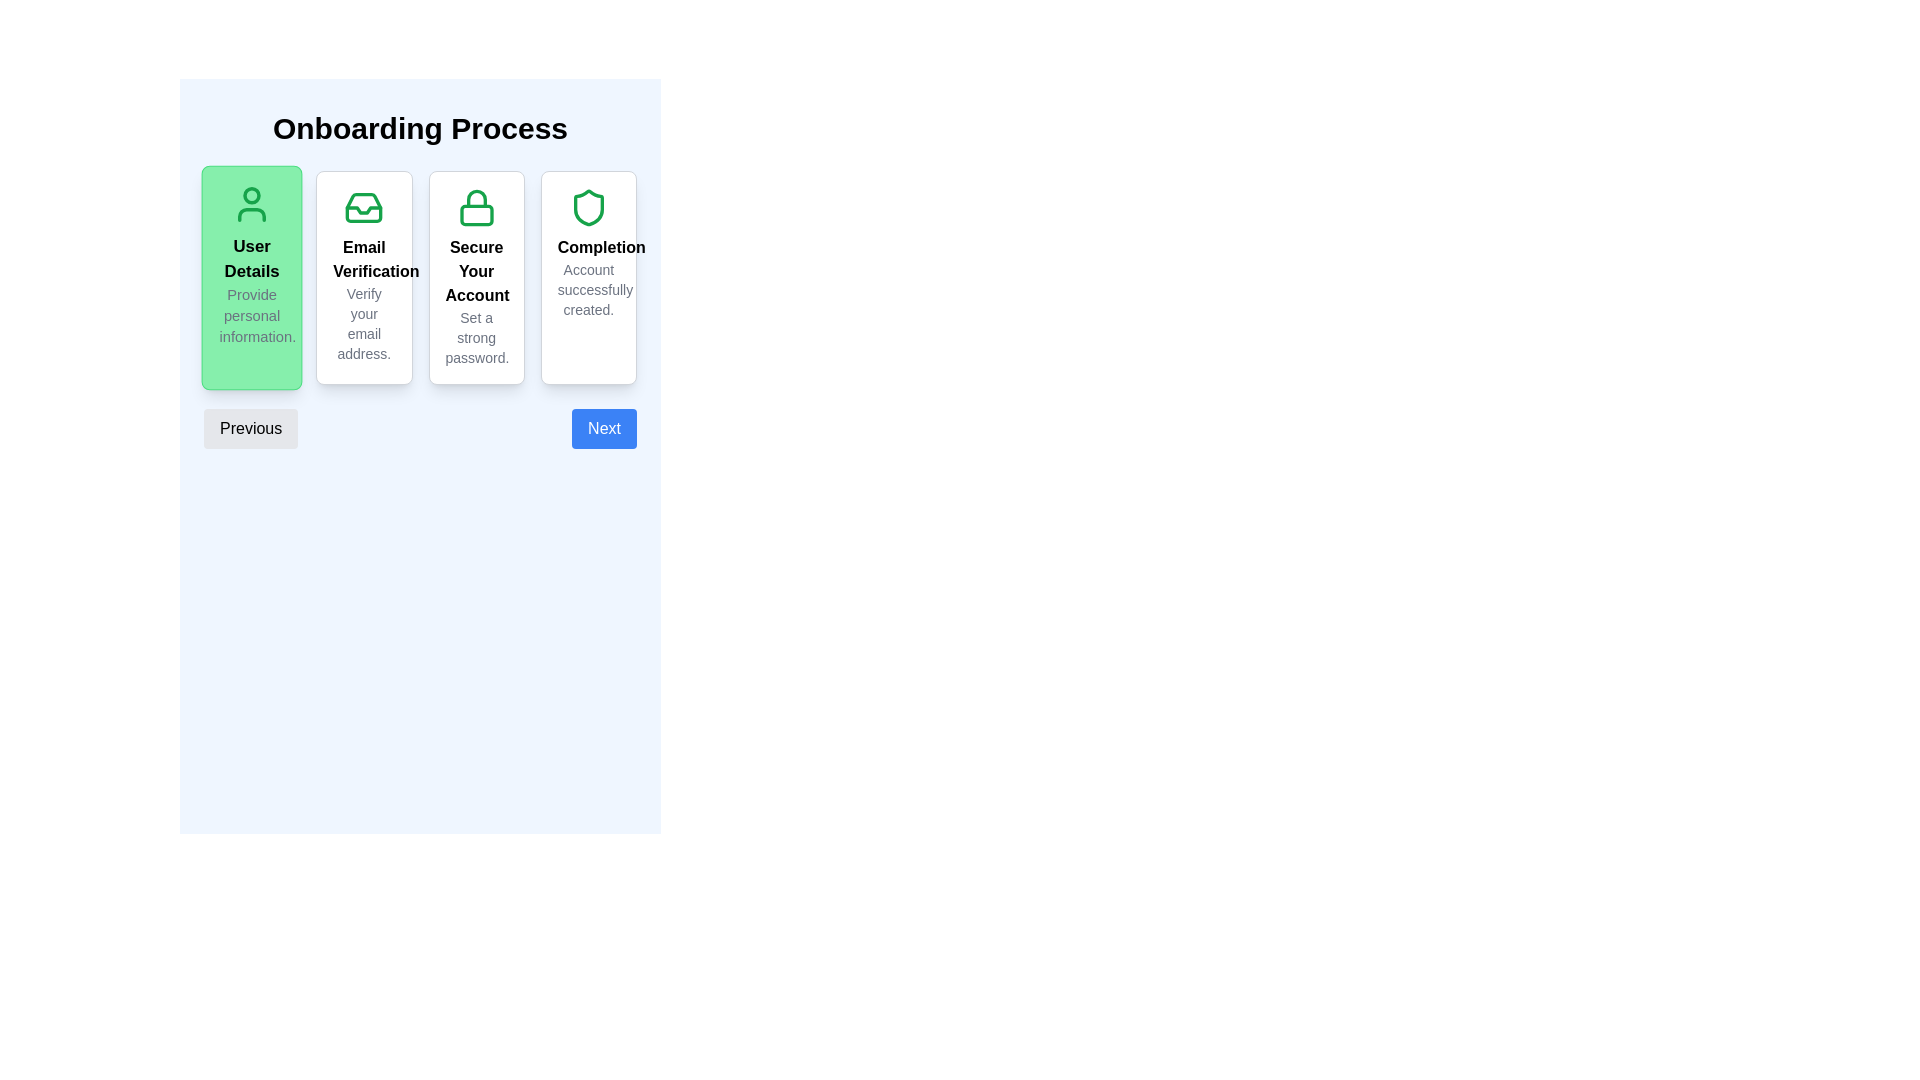  Describe the element at coordinates (251, 315) in the screenshot. I see `the supplementary information Text Label located within the 'User Details' card, positioned below the title 'User Details'` at that location.